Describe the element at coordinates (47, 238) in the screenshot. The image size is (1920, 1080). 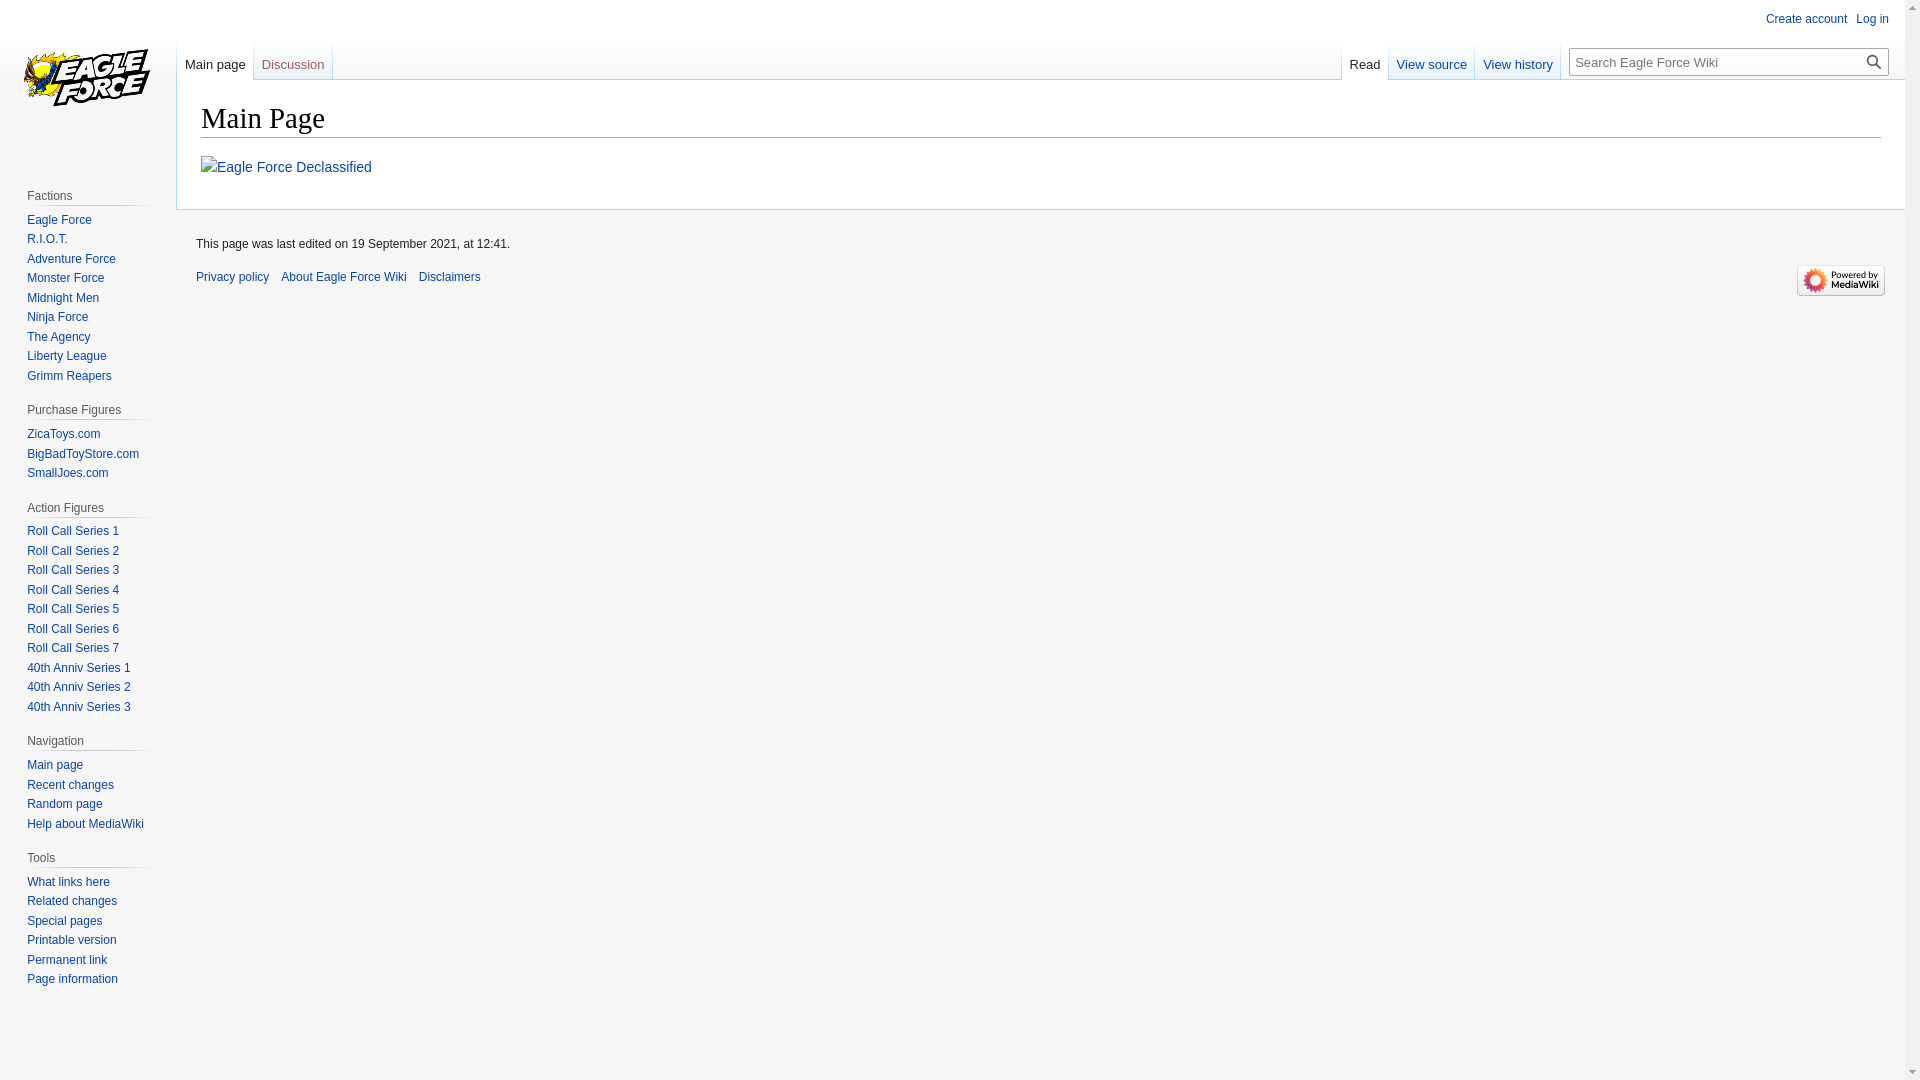
I see `'R.I.O.T.'` at that location.